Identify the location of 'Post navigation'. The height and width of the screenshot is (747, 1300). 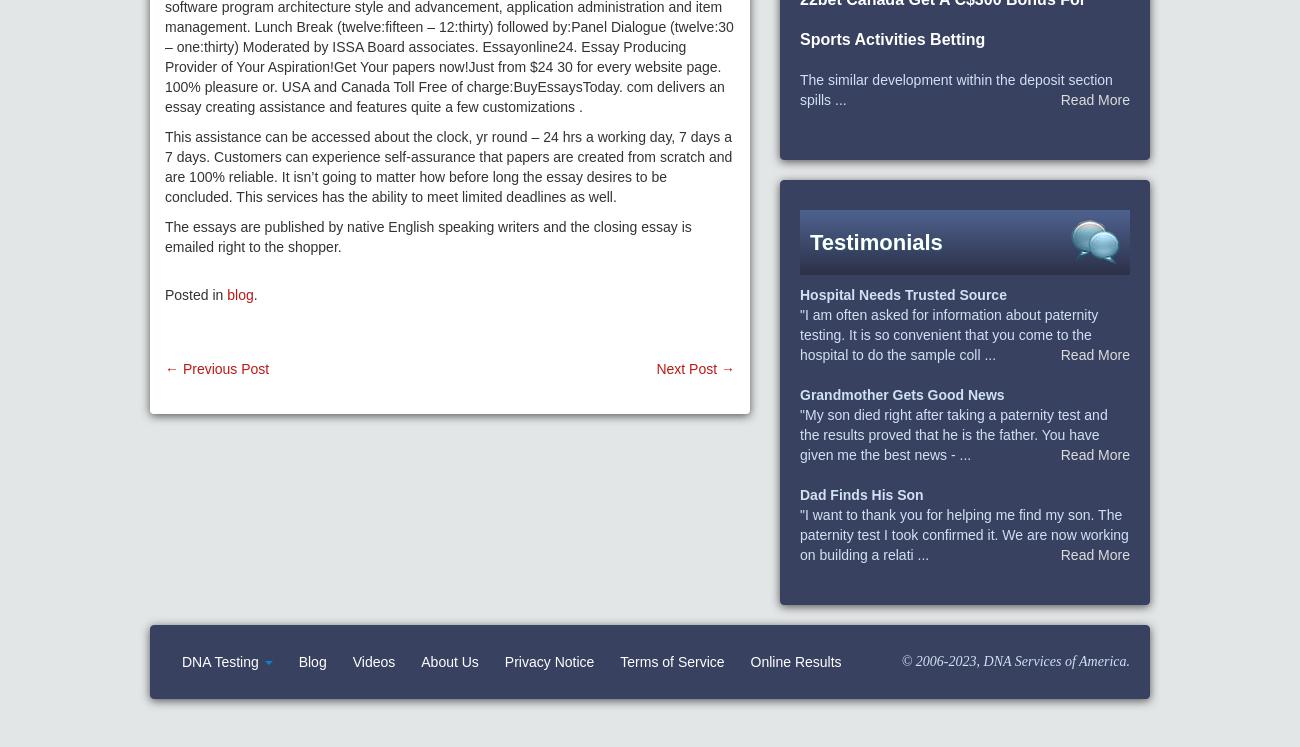
(254, 387).